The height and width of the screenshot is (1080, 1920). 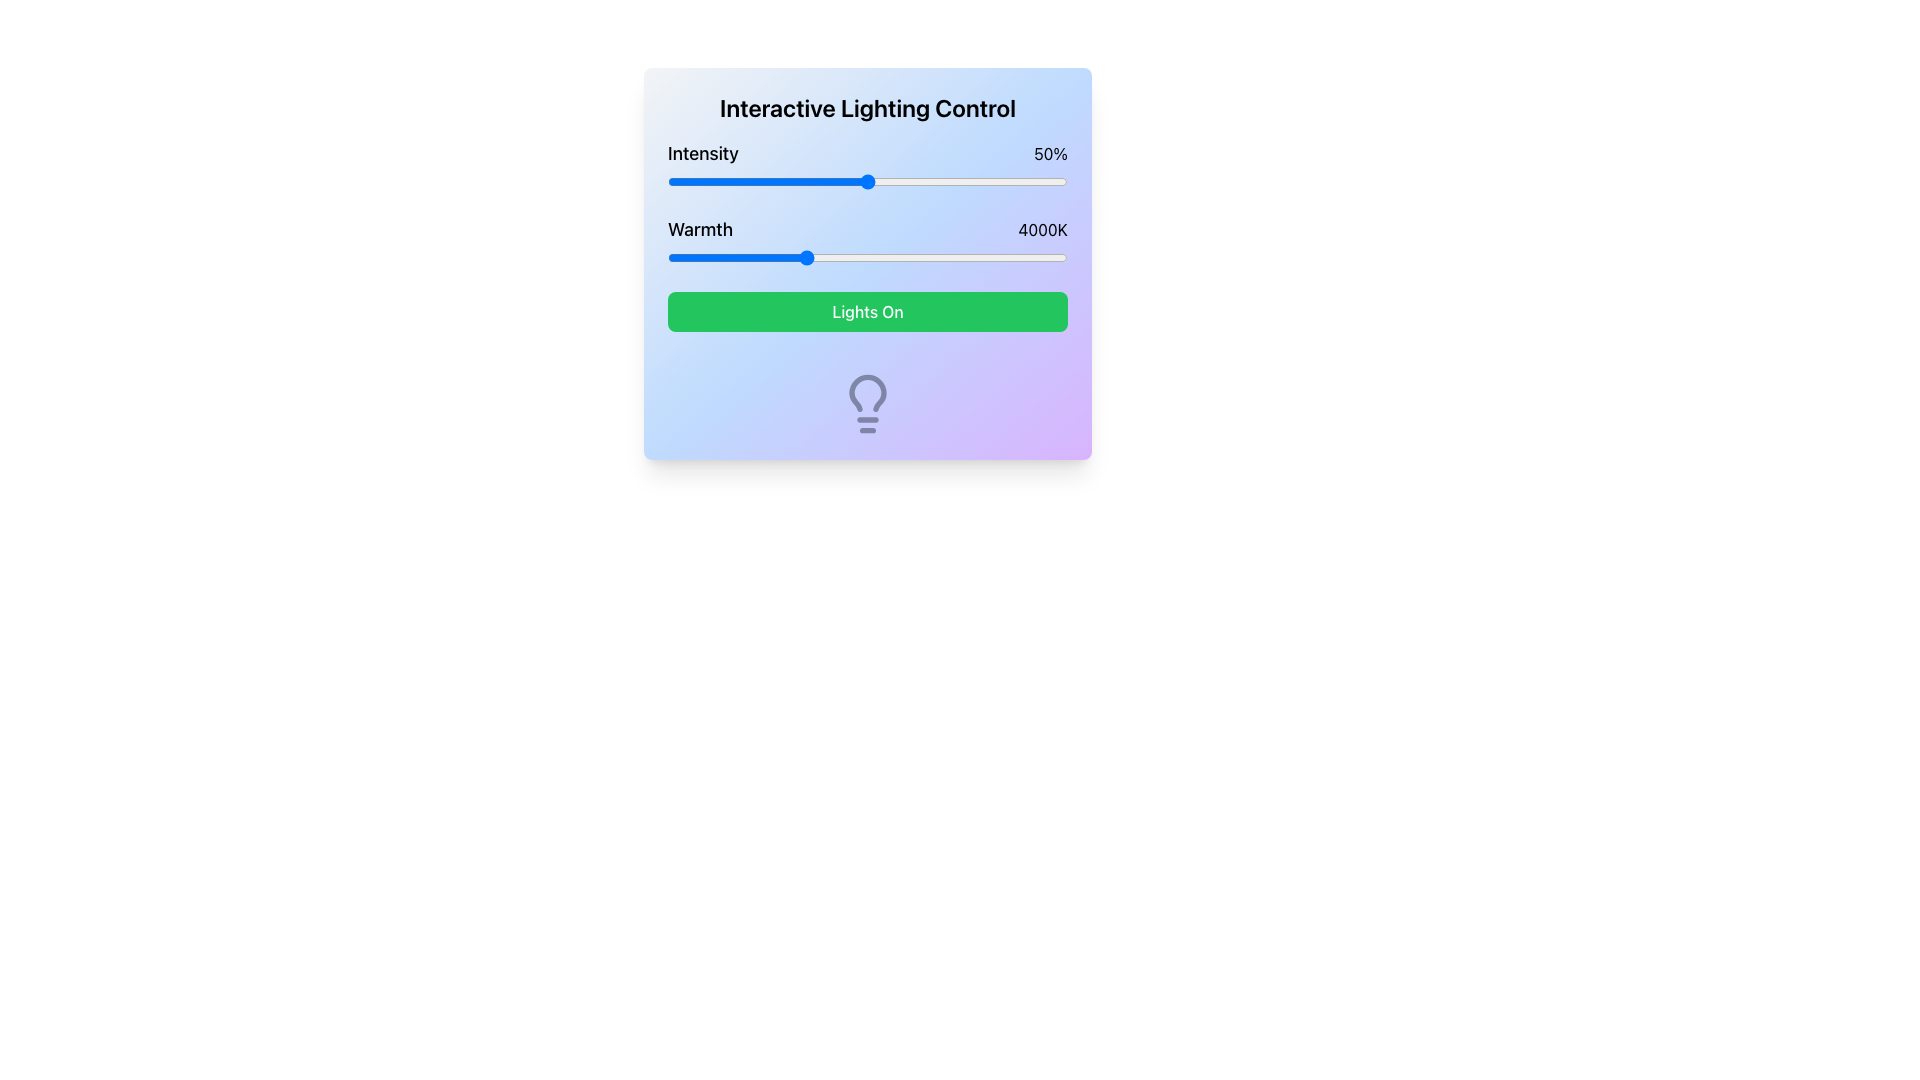 I want to click on warmth, so click(x=782, y=257).